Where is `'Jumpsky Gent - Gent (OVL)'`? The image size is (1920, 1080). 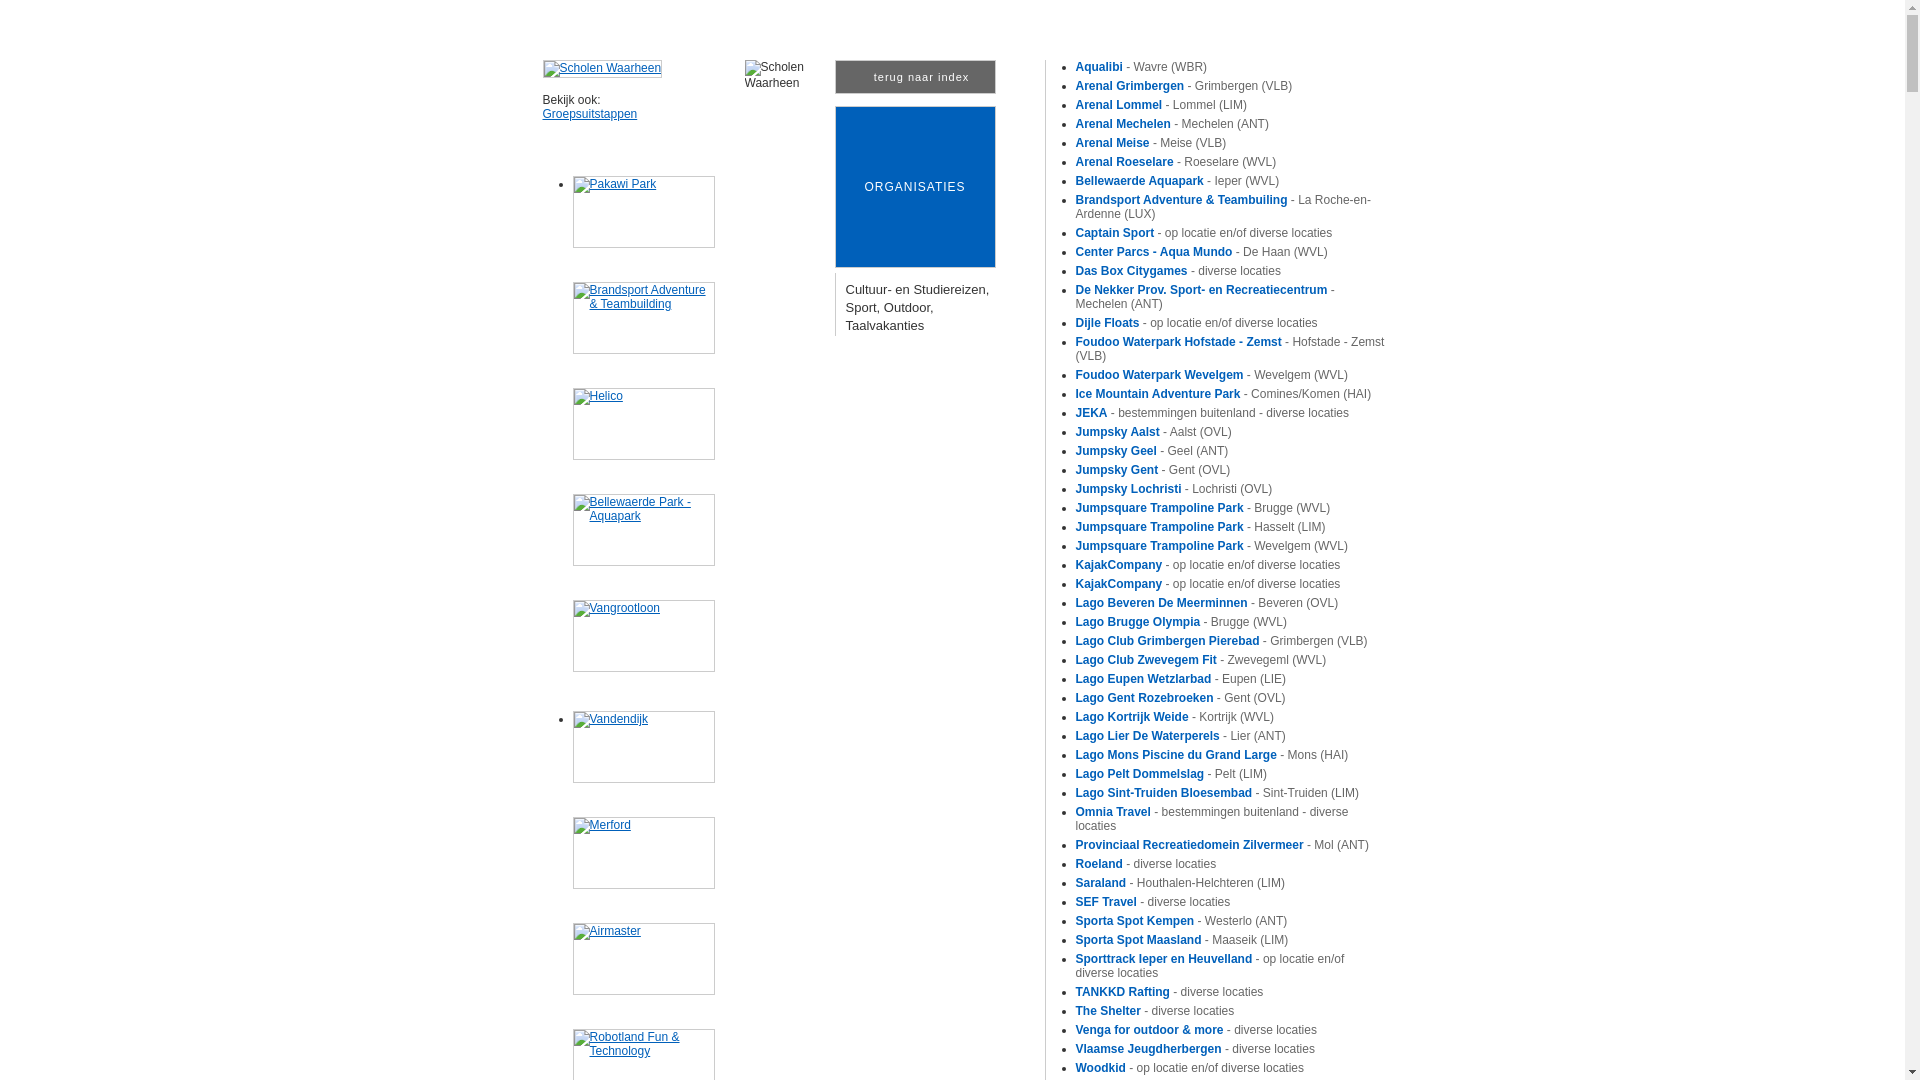
'Jumpsky Gent - Gent (OVL)' is located at coordinates (1153, 470).